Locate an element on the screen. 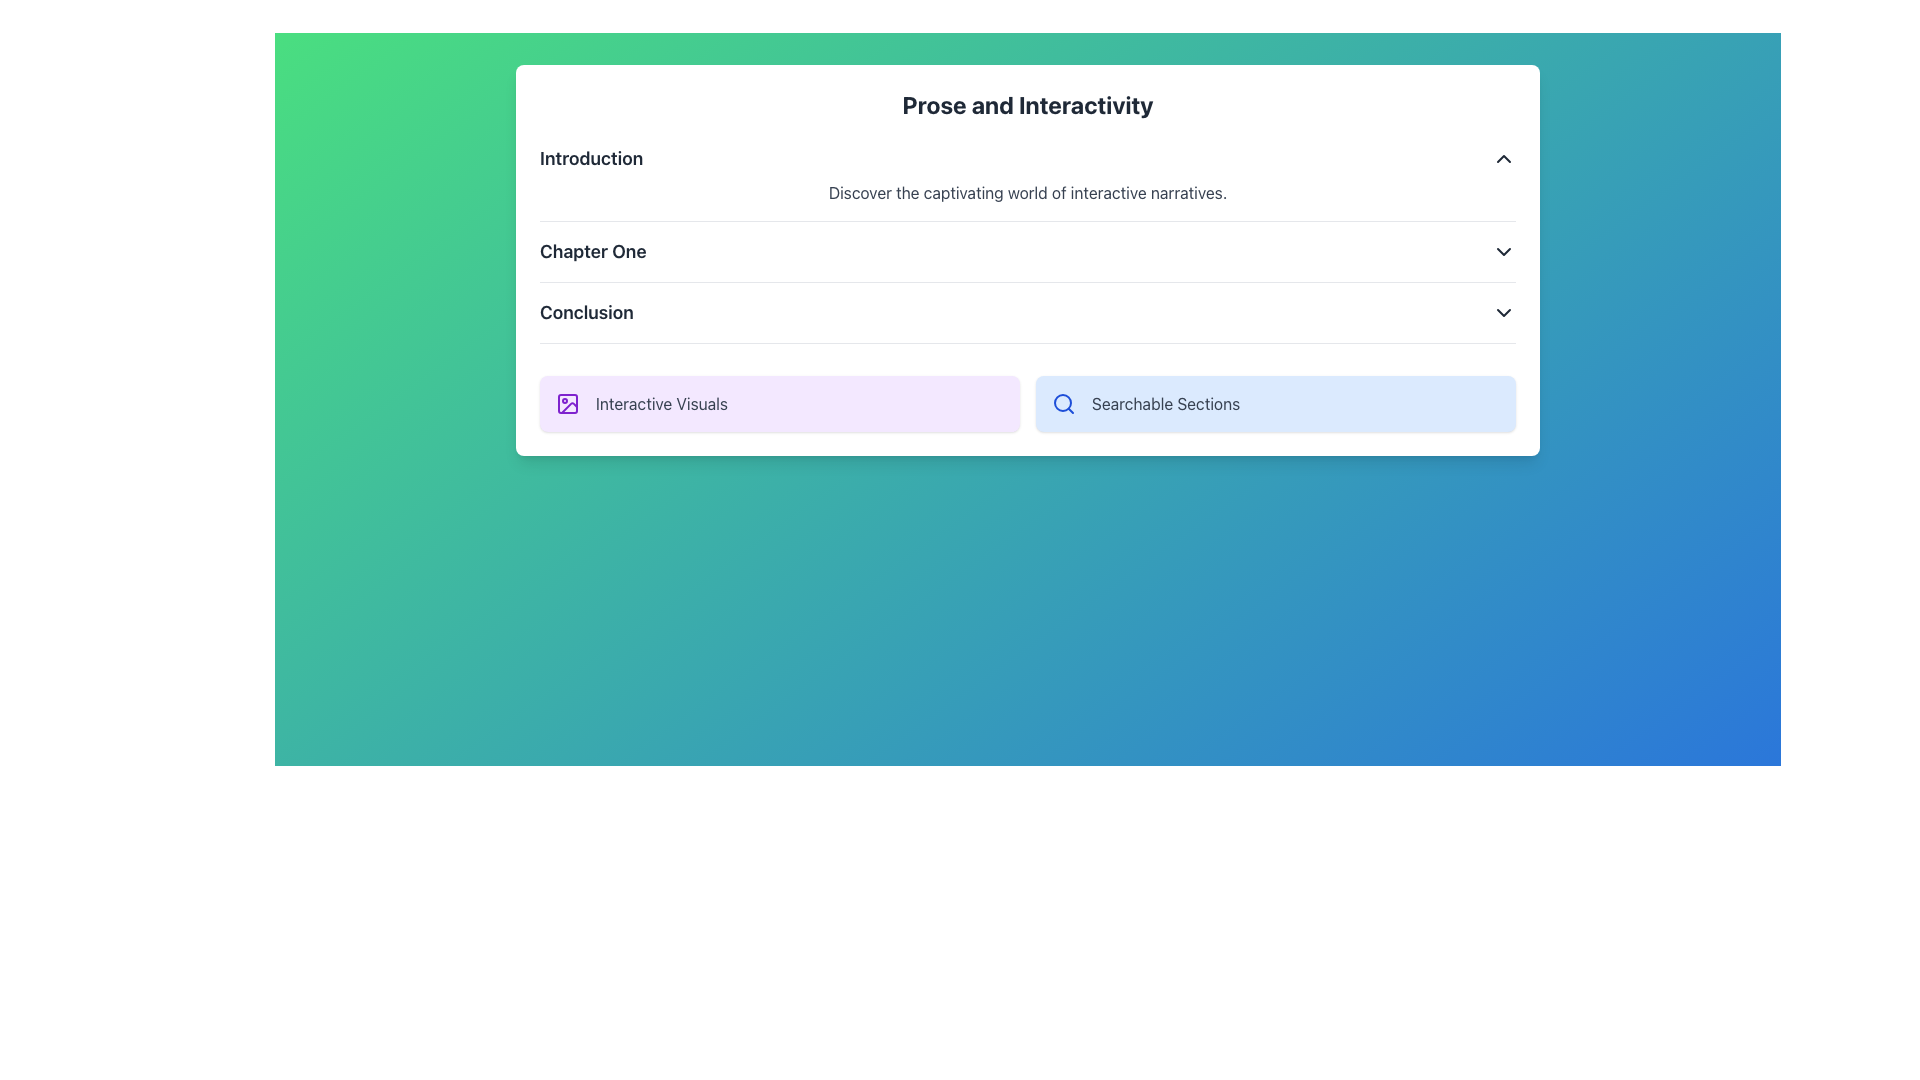 This screenshot has width=1920, height=1080. the chevron icon located to the far right of the 'Introduction' section header is located at coordinates (1503, 157).